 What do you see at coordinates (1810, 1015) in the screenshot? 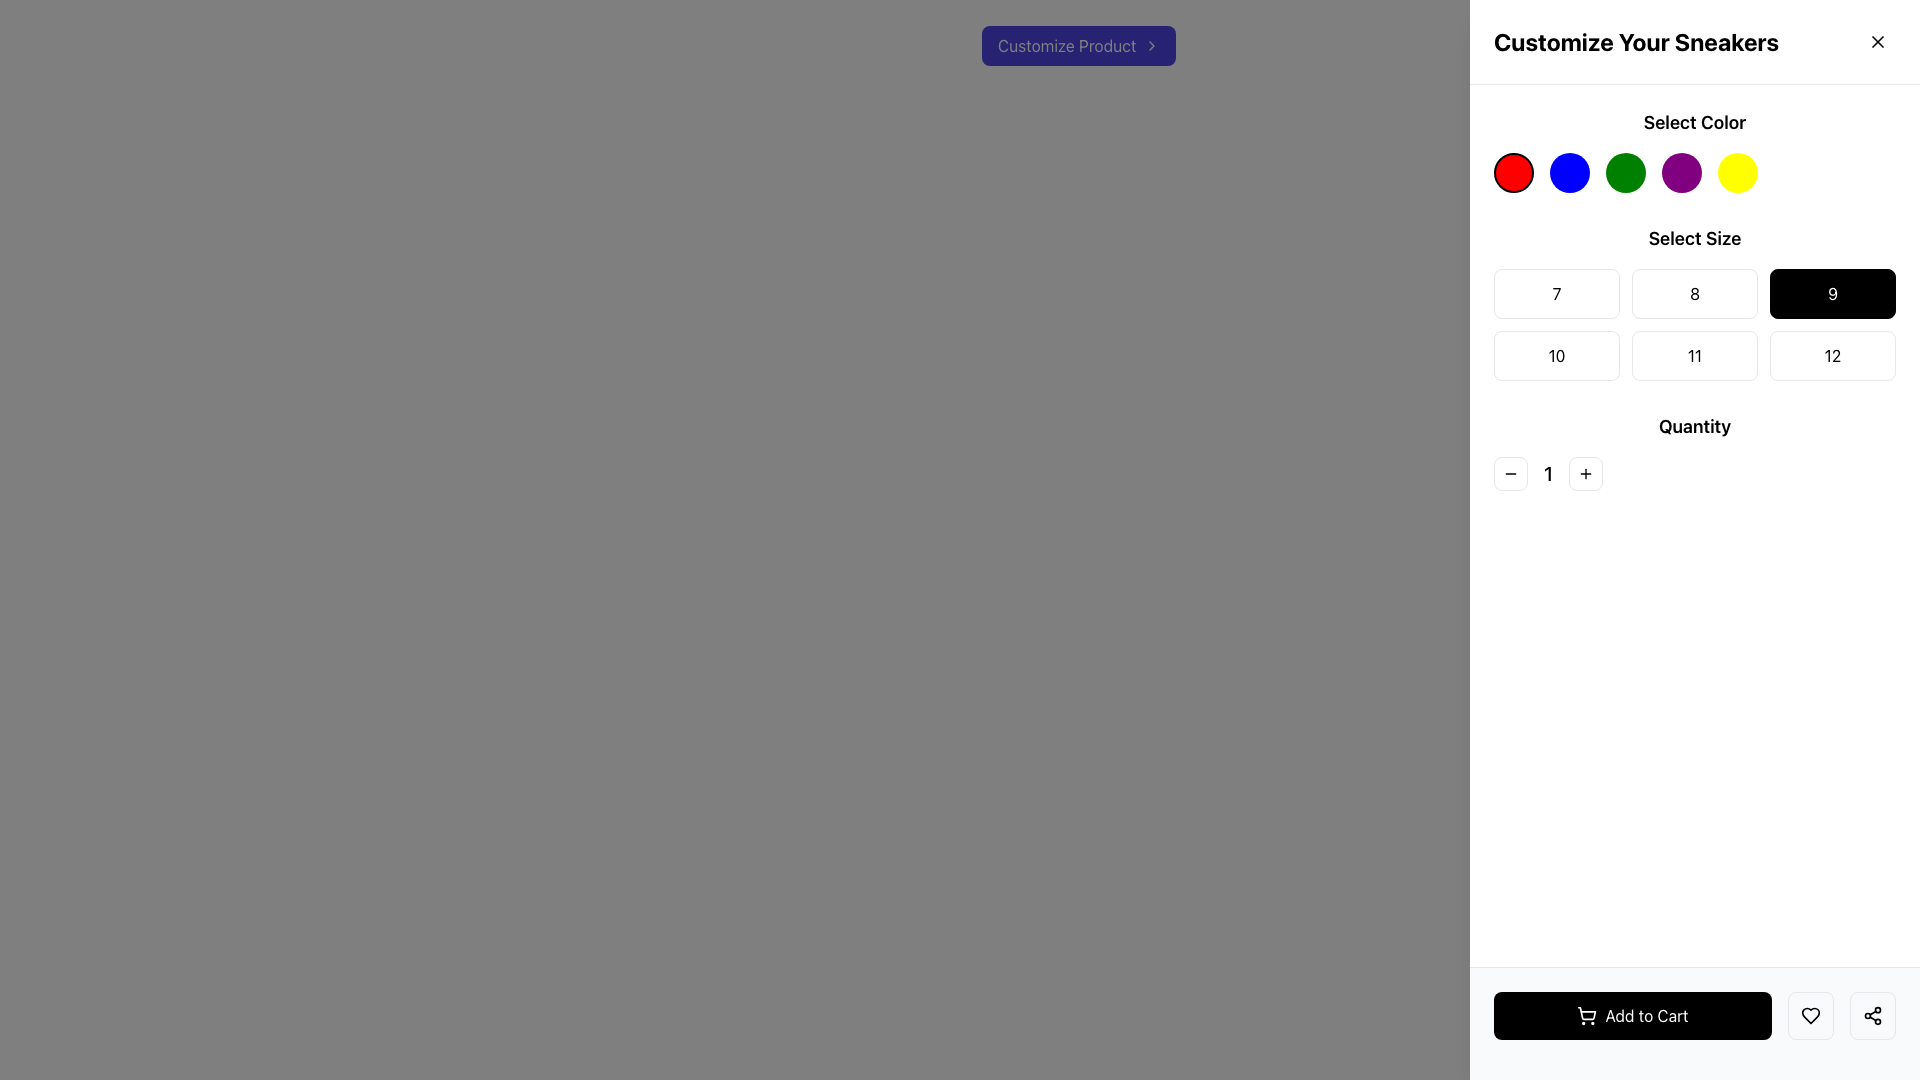
I see `the heart-shaped icon button with black strokes, which is located next to the 'Add to Cart' button, to receive additional visual feedback` at bounding box center [1810, 1015].